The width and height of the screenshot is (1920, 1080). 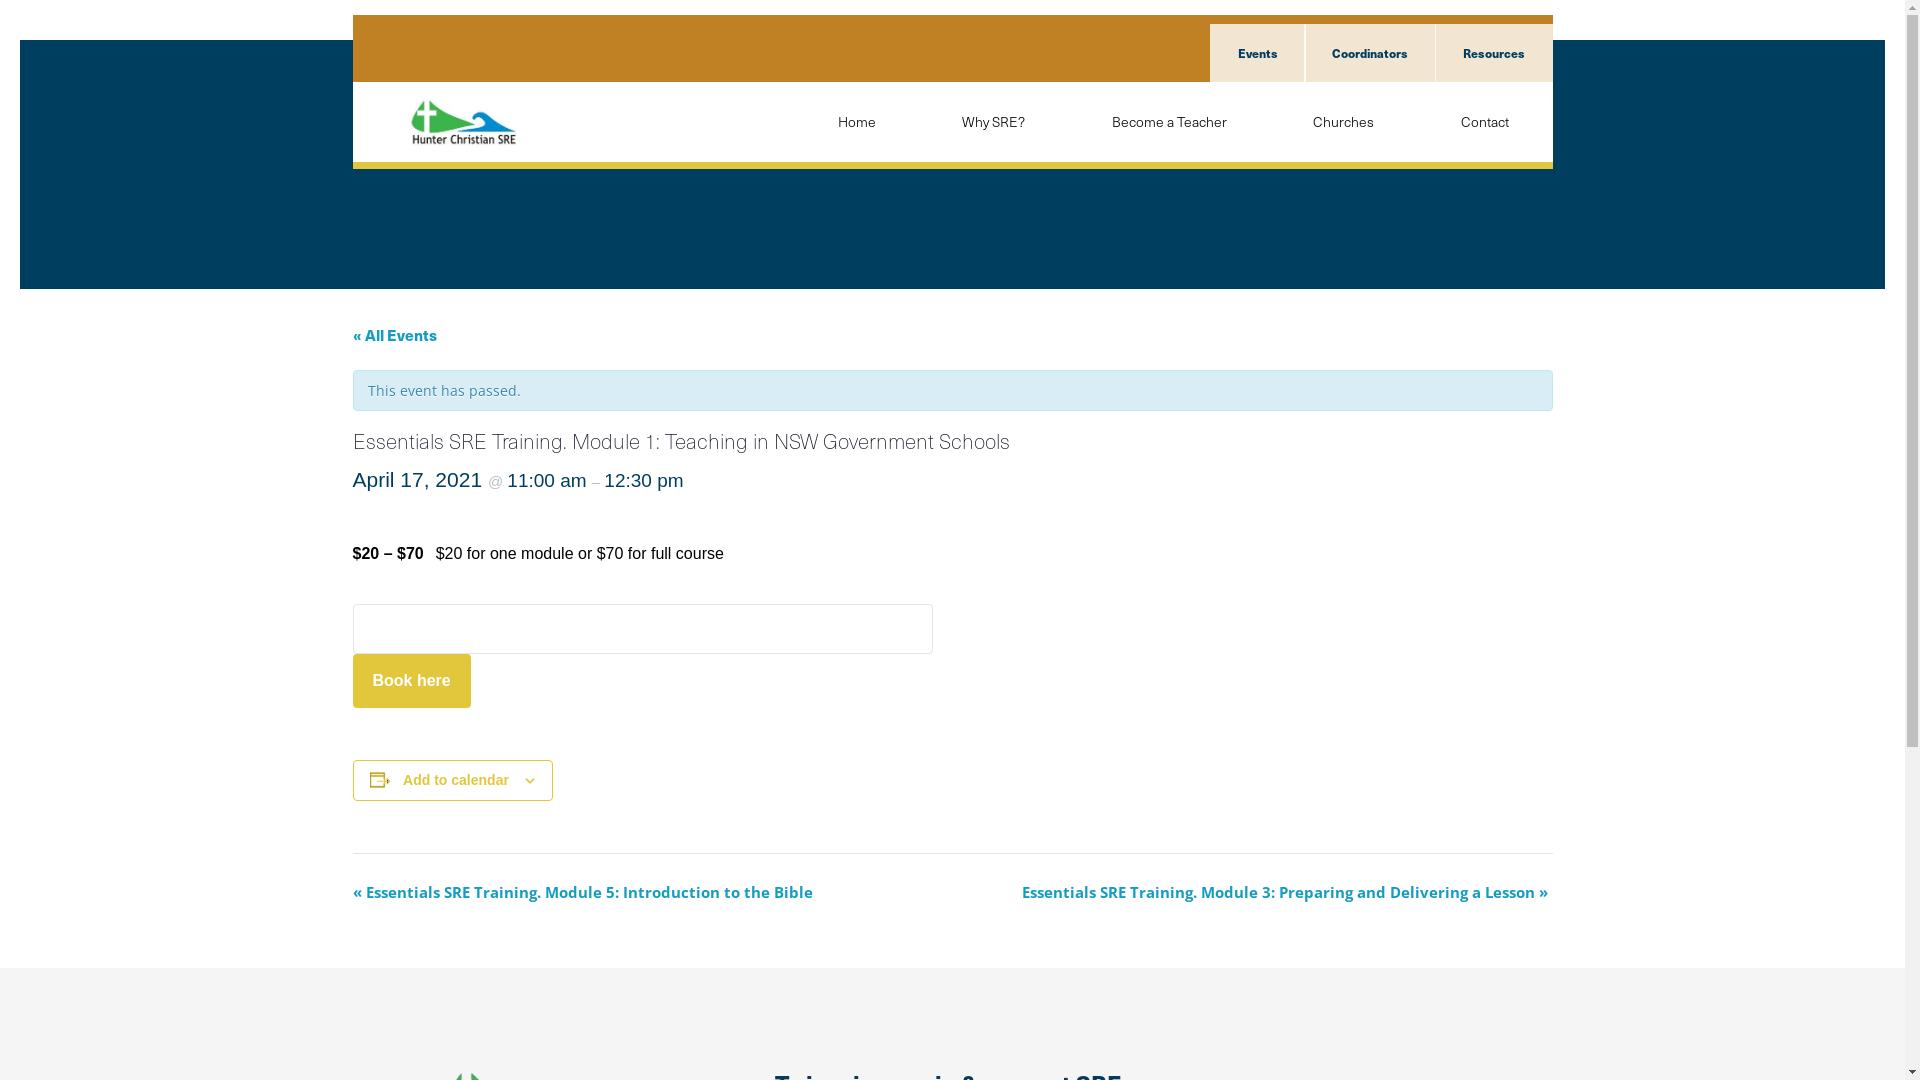 I want to click on 'Add to calendar', so click(x=455, y=778).